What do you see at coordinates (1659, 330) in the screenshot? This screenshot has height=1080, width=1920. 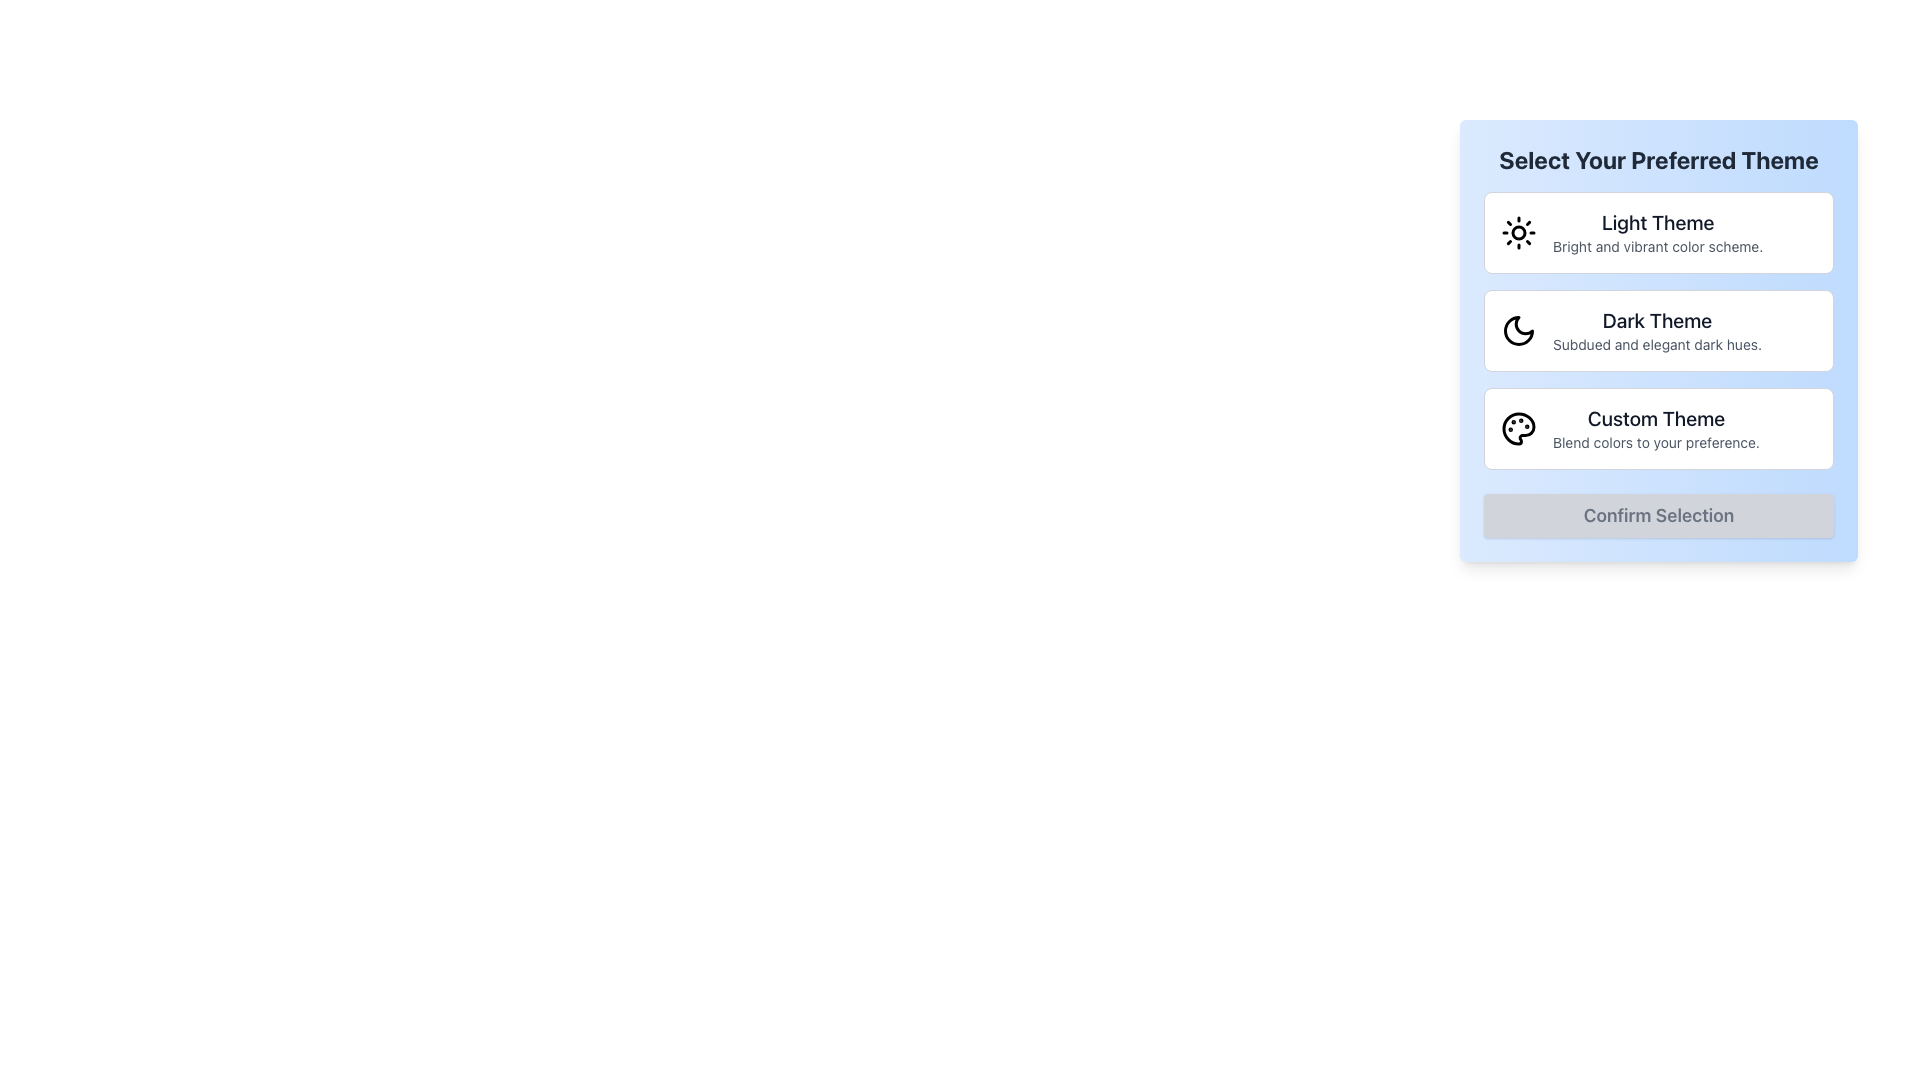 I see `the 'Dark Theme' selectable card option, which is the second card in the theme selection list, featuring a moon icon, bold title 'Dark Theme', and a description below it` at bounding box center [1659, 330].